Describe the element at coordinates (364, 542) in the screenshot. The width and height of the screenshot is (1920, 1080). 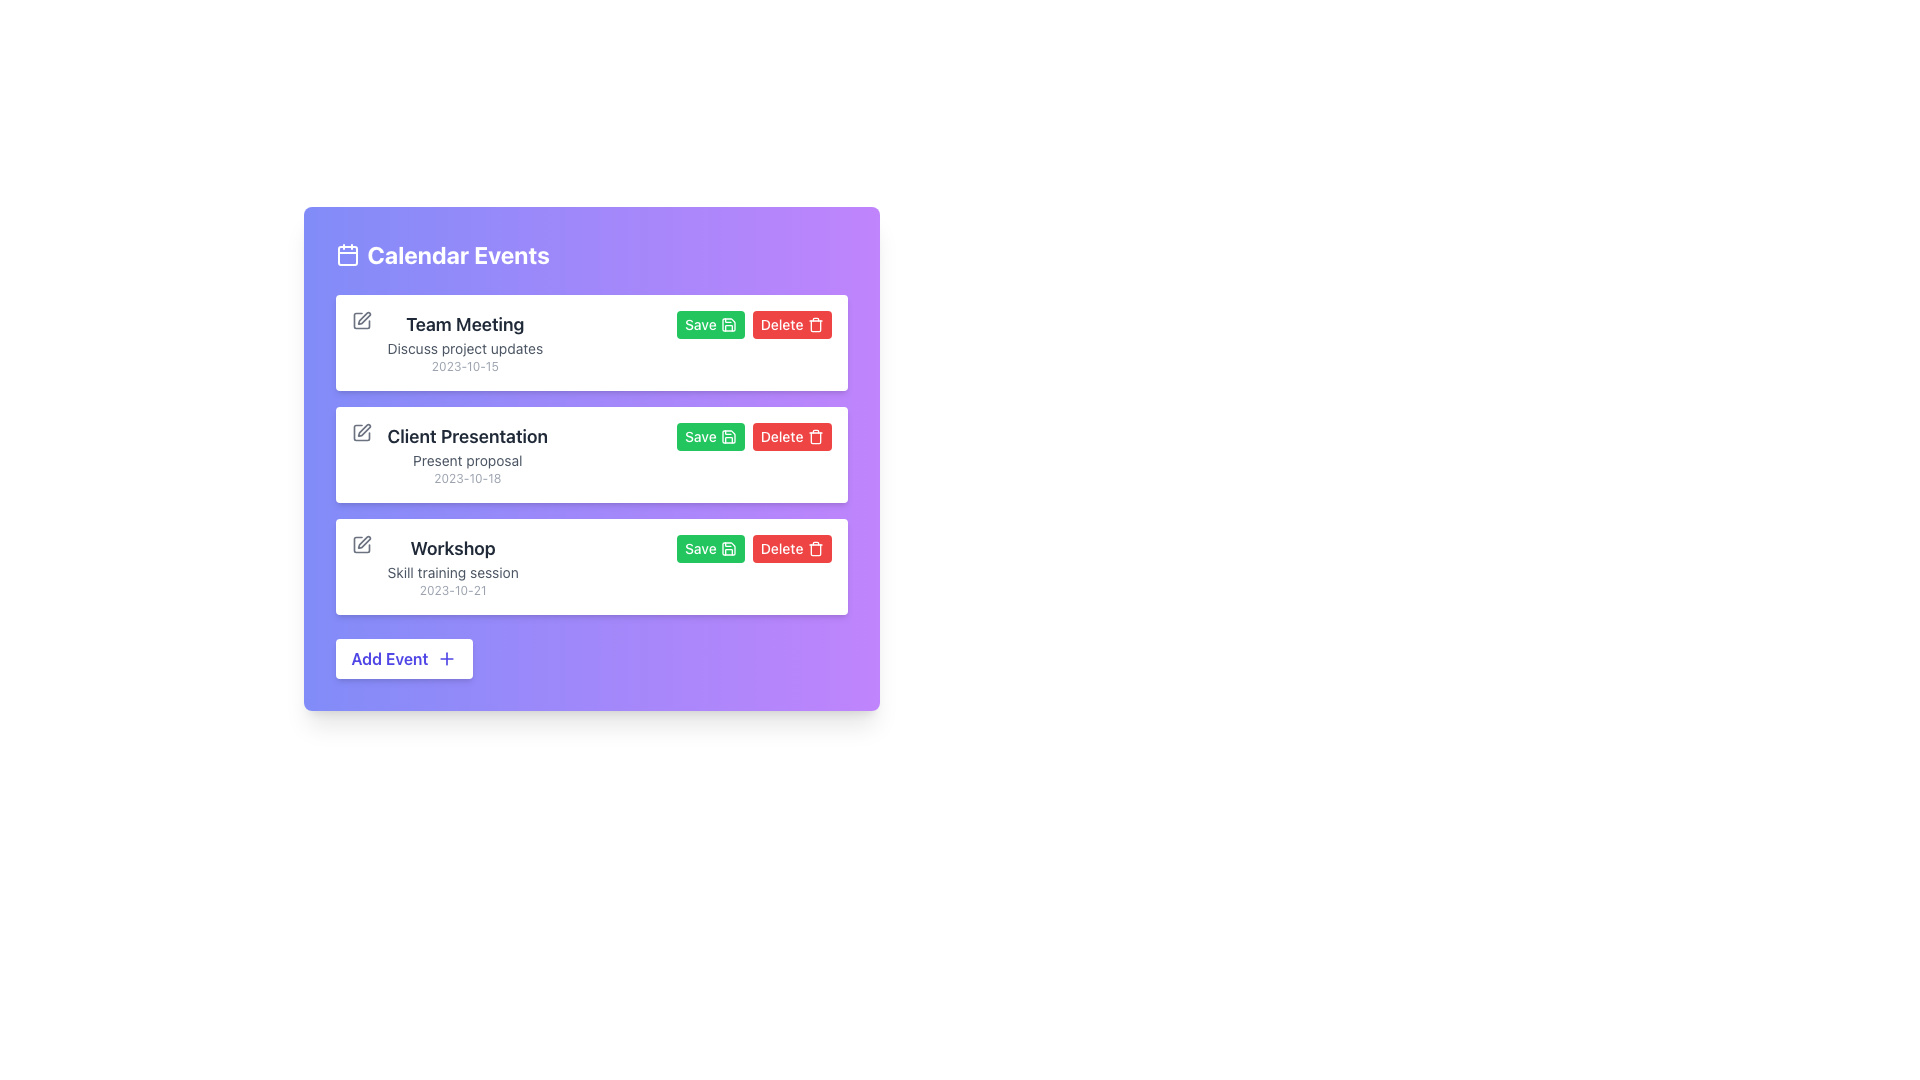
I see `the pen icon located to the left of the event title in the third event of the calendar list to initiate editing` at that location.